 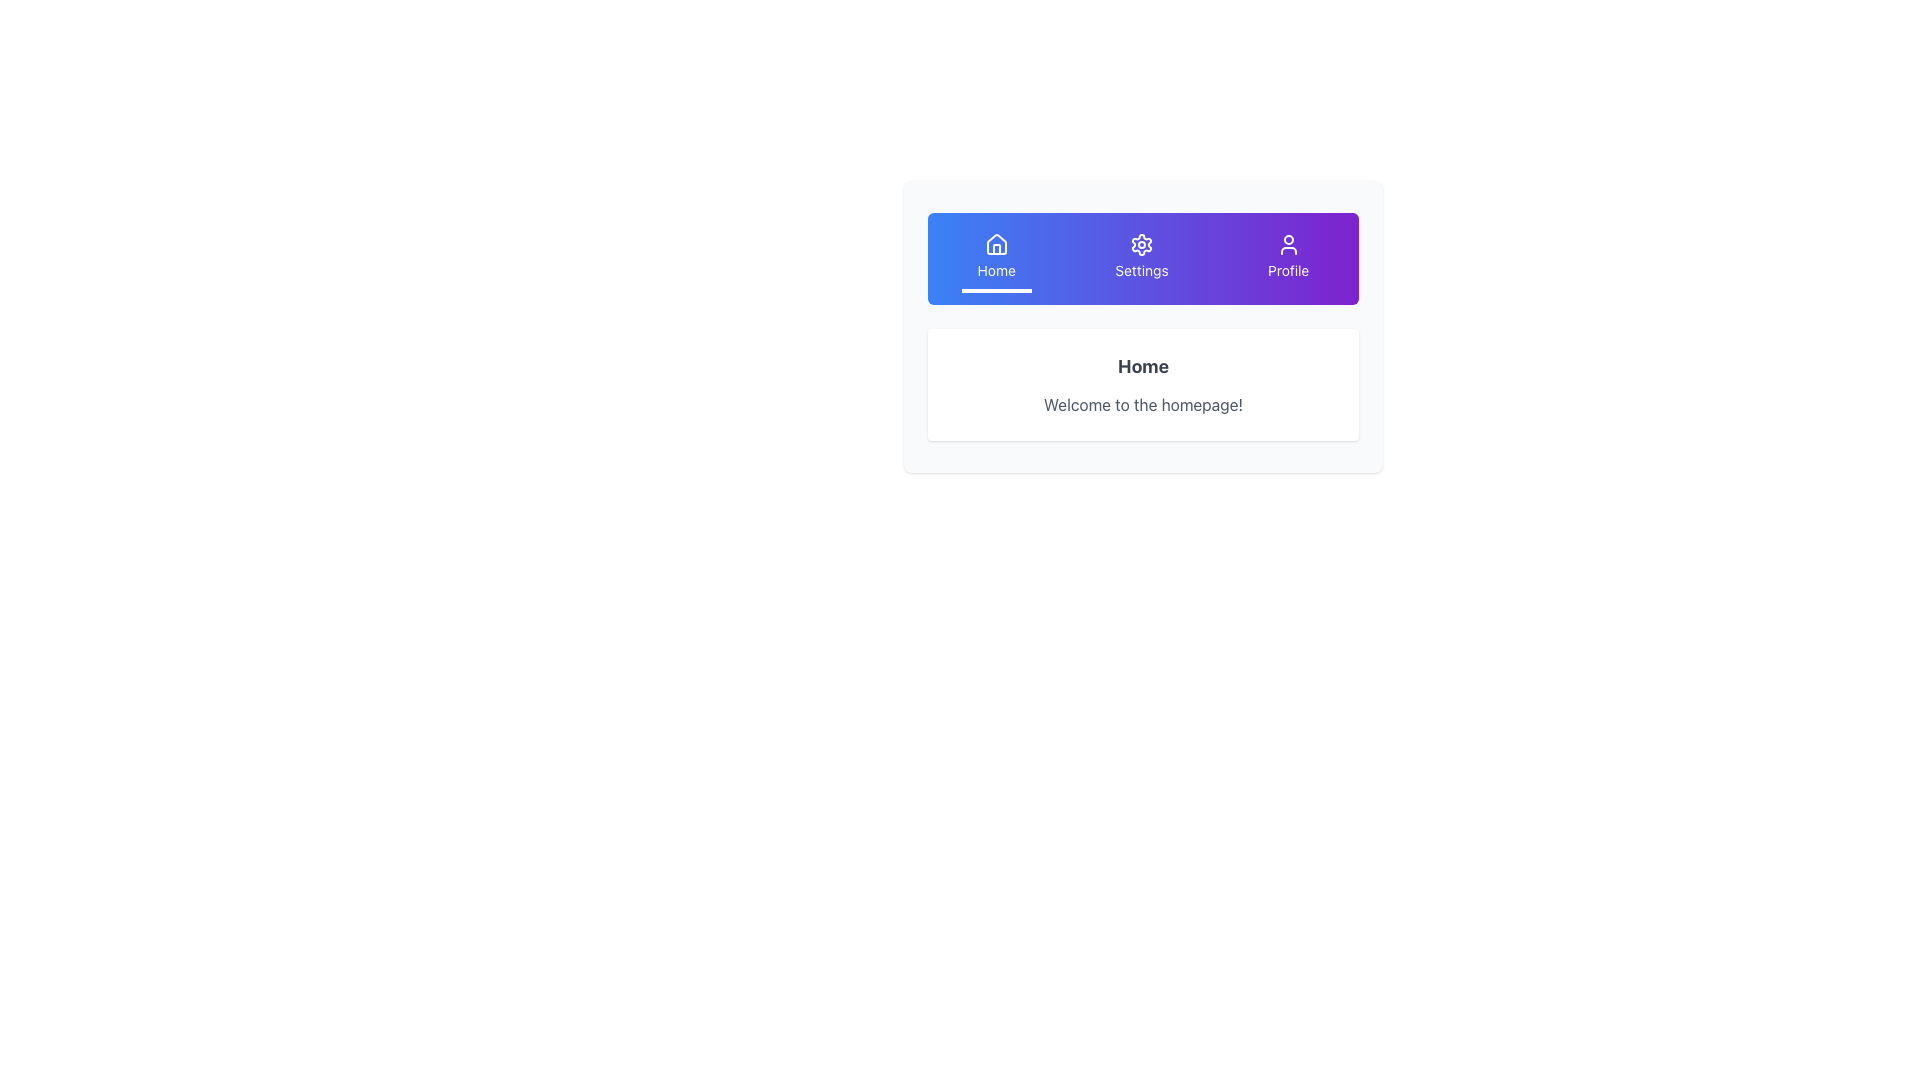 What do you see at coordinates (1287, 244) in the screenshot?
I see `the 'Profile' icon located in the top-right navigation bar, which is the third icon in a row of three` at bounding box center [1287, 244].